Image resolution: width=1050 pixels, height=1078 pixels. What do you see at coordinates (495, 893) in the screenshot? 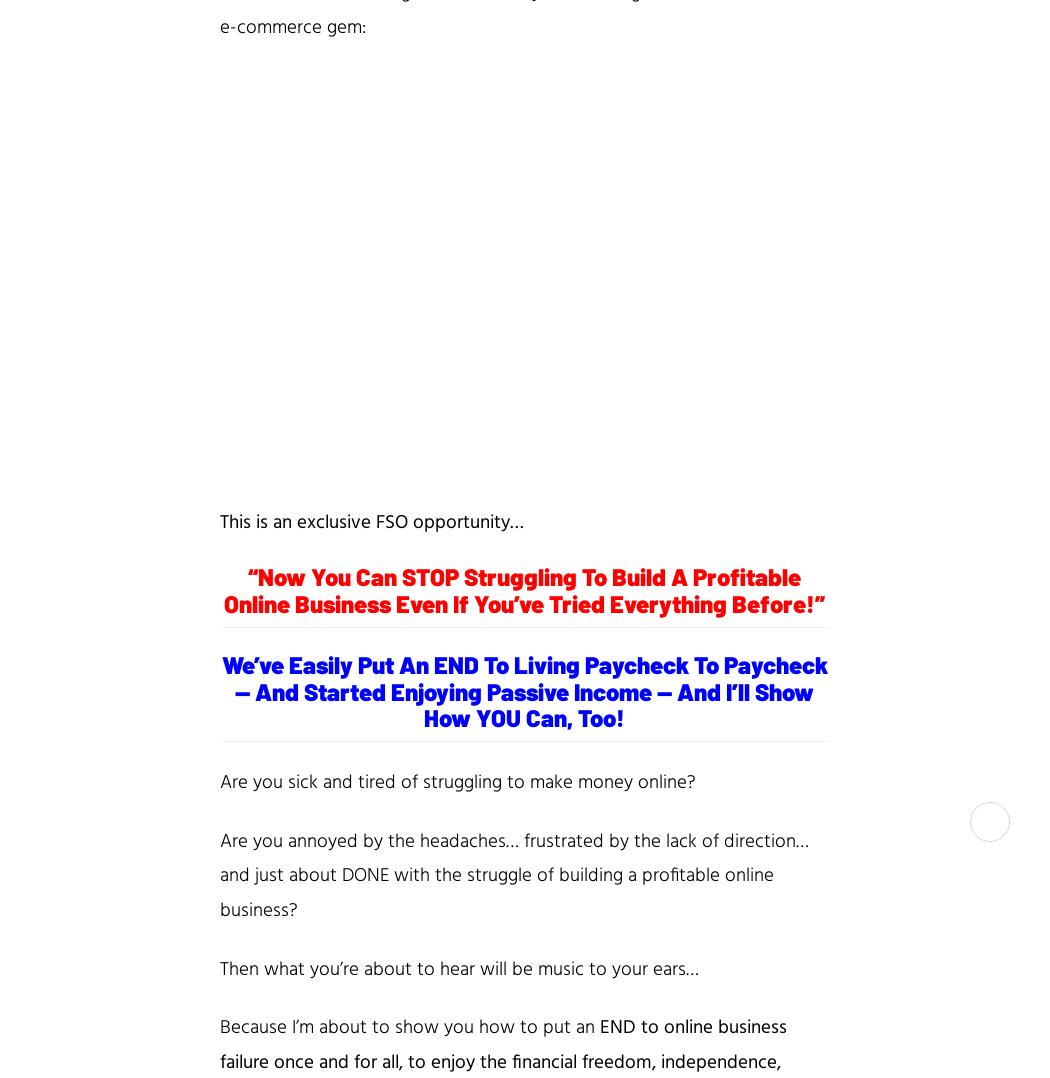
I see `'struggle of building a profitable online business'` at bounding box center [495, 893].